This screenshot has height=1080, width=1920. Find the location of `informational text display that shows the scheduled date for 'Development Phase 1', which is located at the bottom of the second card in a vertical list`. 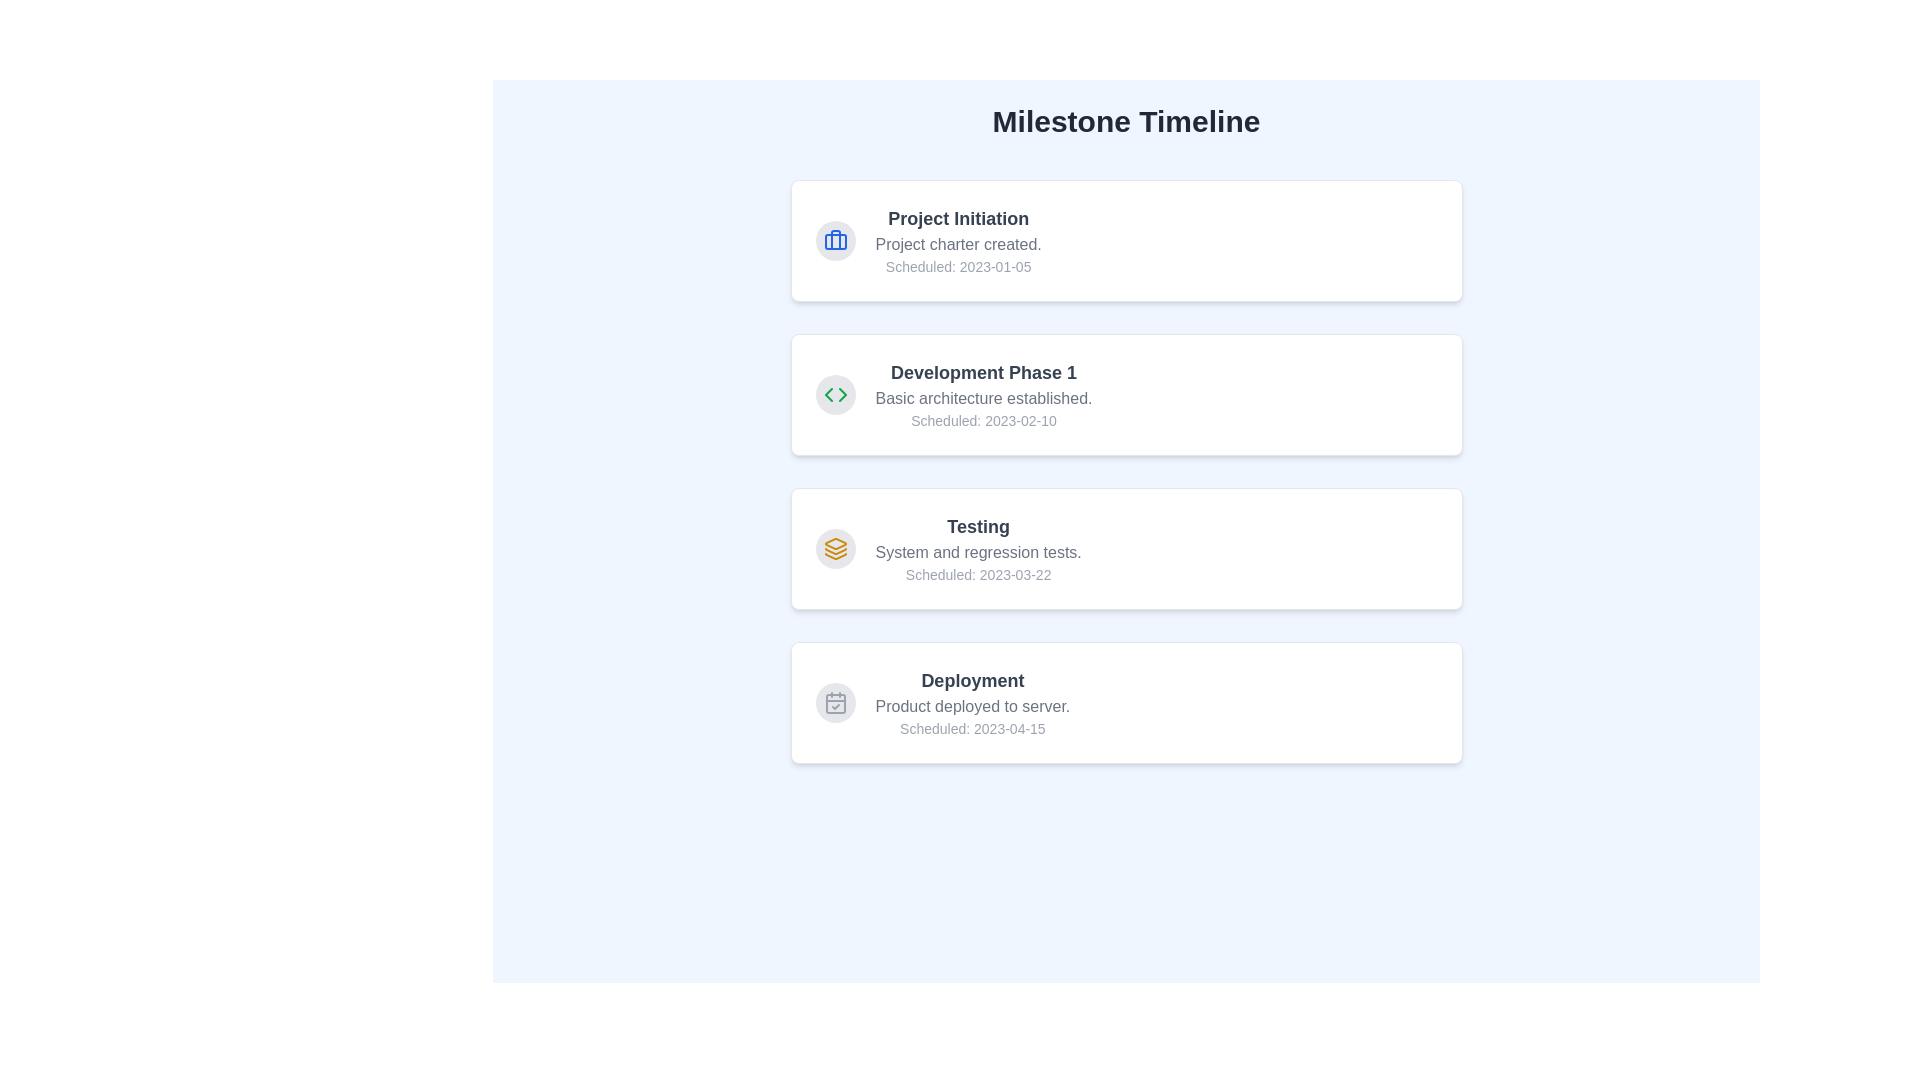

informational text display that shows the scheduled date for 'Development Phase 1', which is located at the bottom of the second card in a vertical list is located at coordinates (983, 419).